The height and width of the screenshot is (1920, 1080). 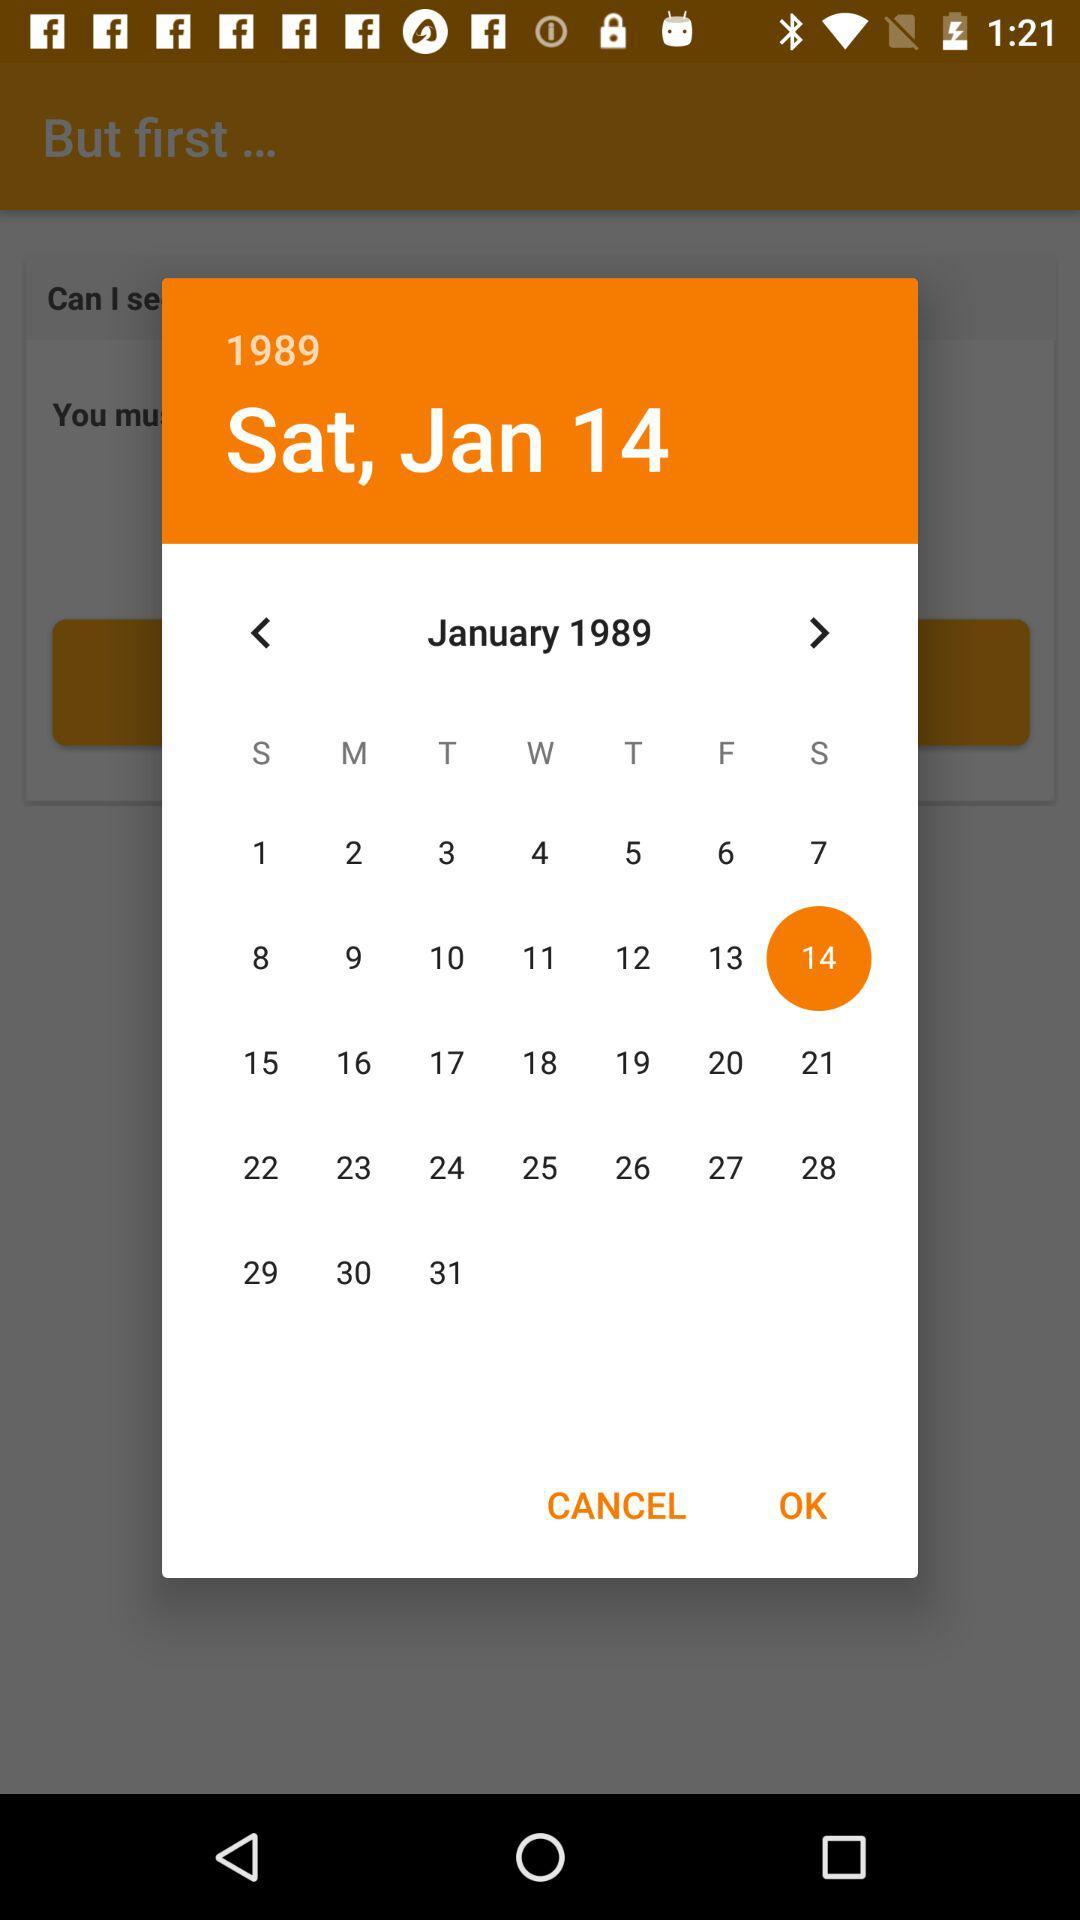 I want to click on item below 1989 item, so click(x=818, y=632).